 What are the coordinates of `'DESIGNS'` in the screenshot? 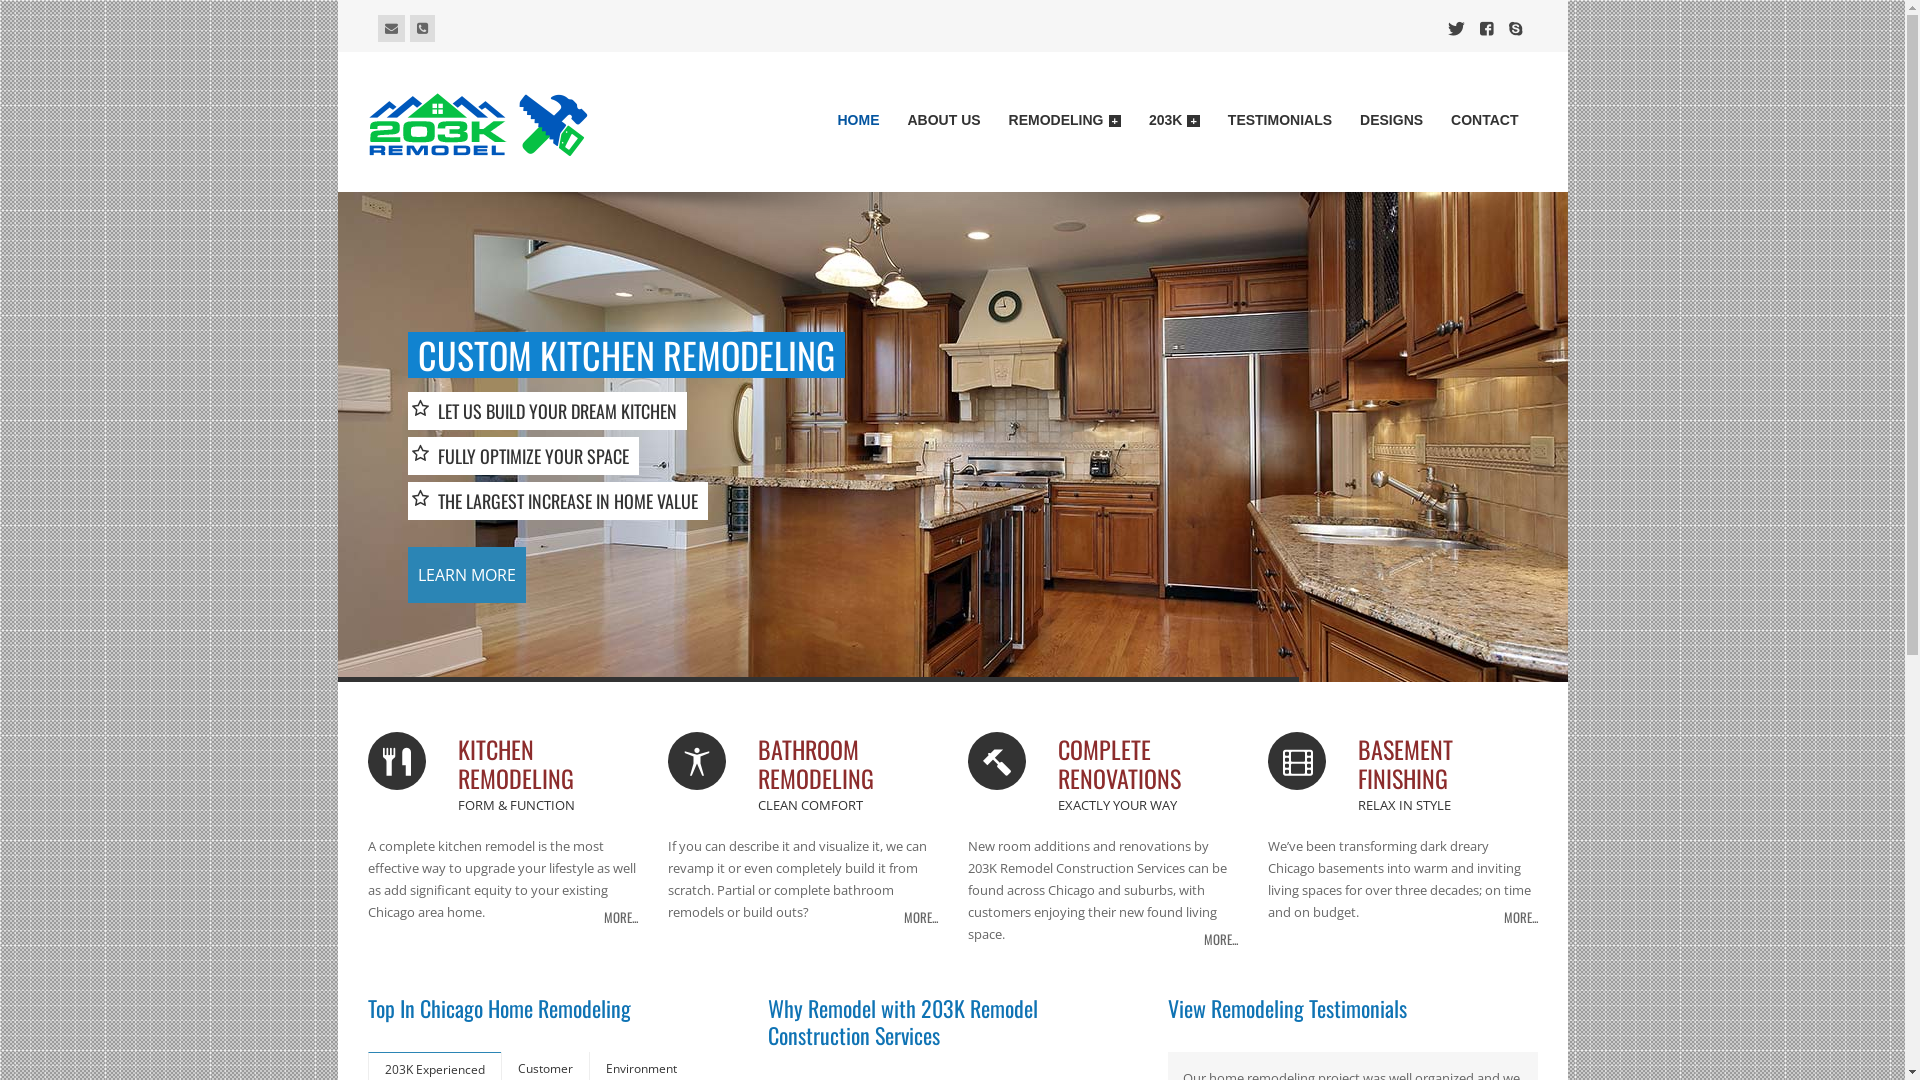 It's located at (1390, 123).